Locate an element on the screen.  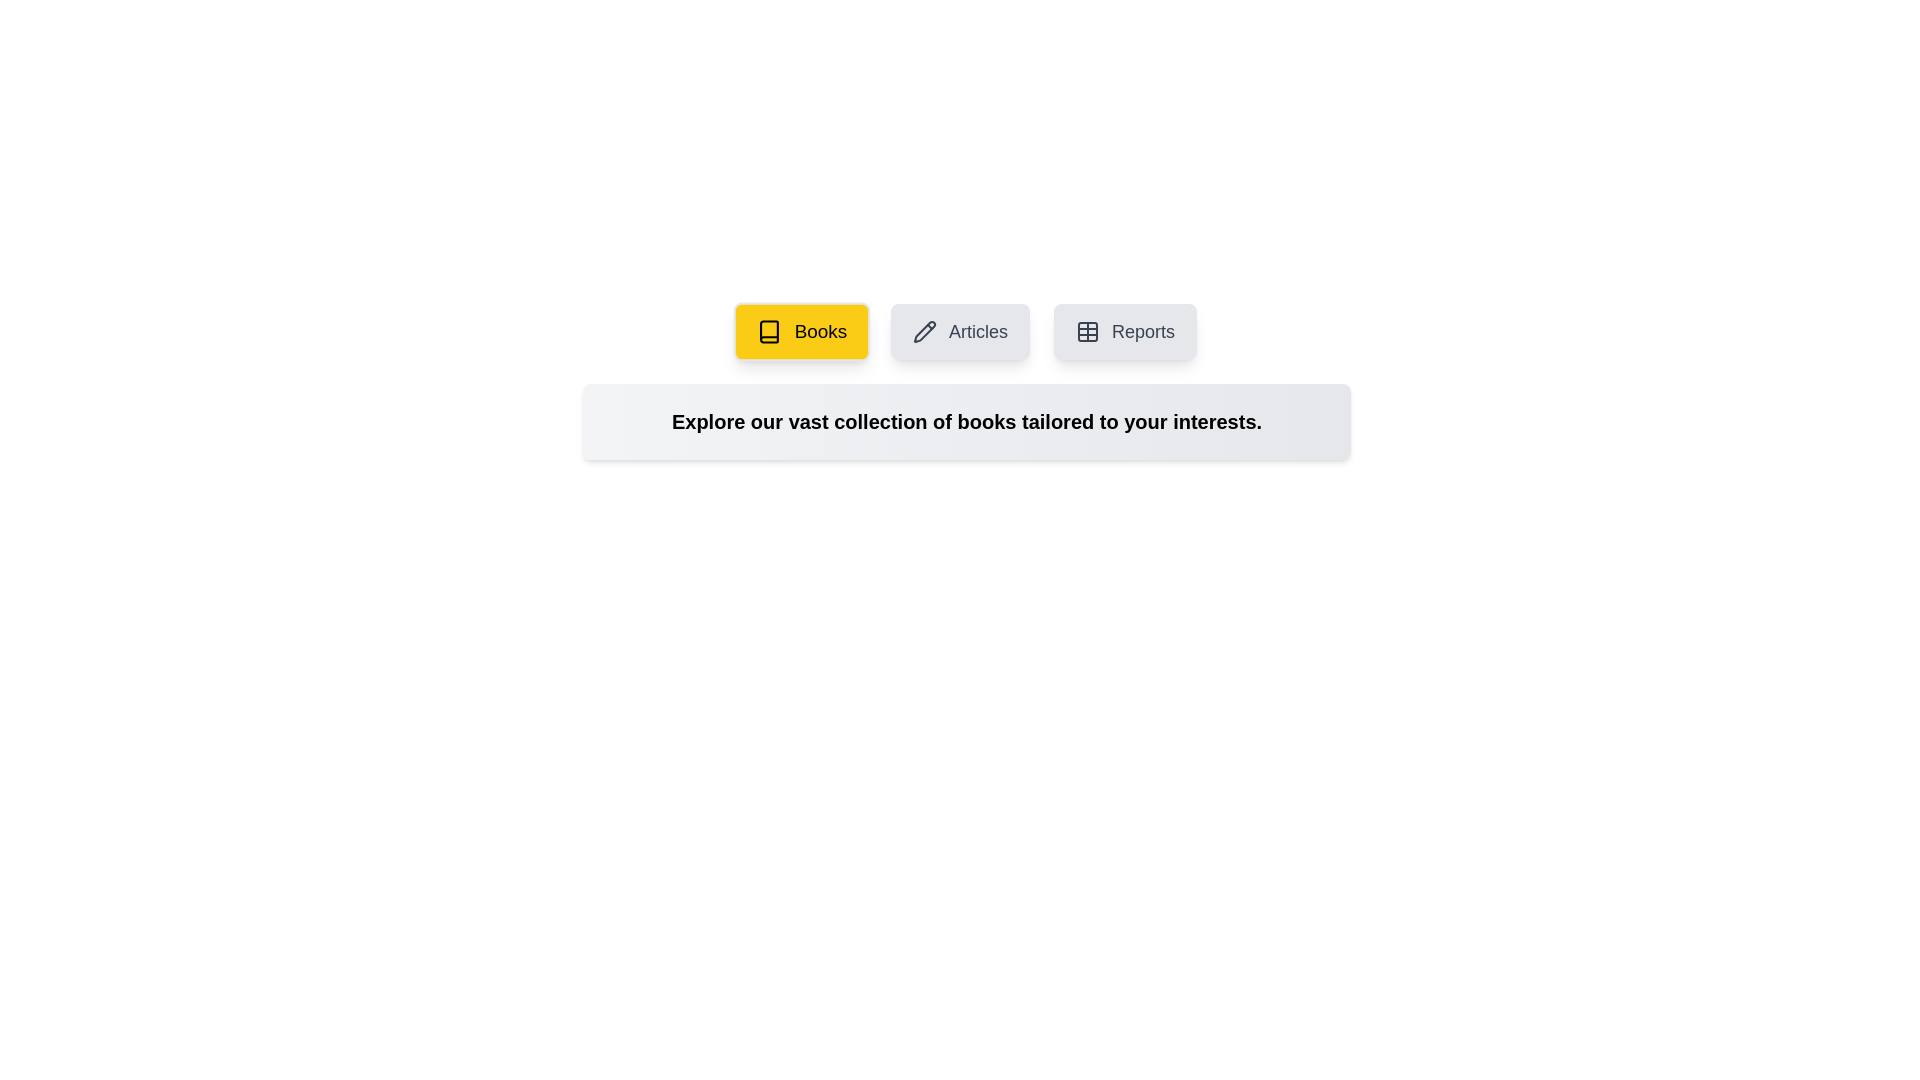
the 'Articles' button, which is a rectangular button styled in soft gray tones with a pencil icon to the left and the text 'Articles' to the right, to trigger hover effects is located at coordinates (960, 330).